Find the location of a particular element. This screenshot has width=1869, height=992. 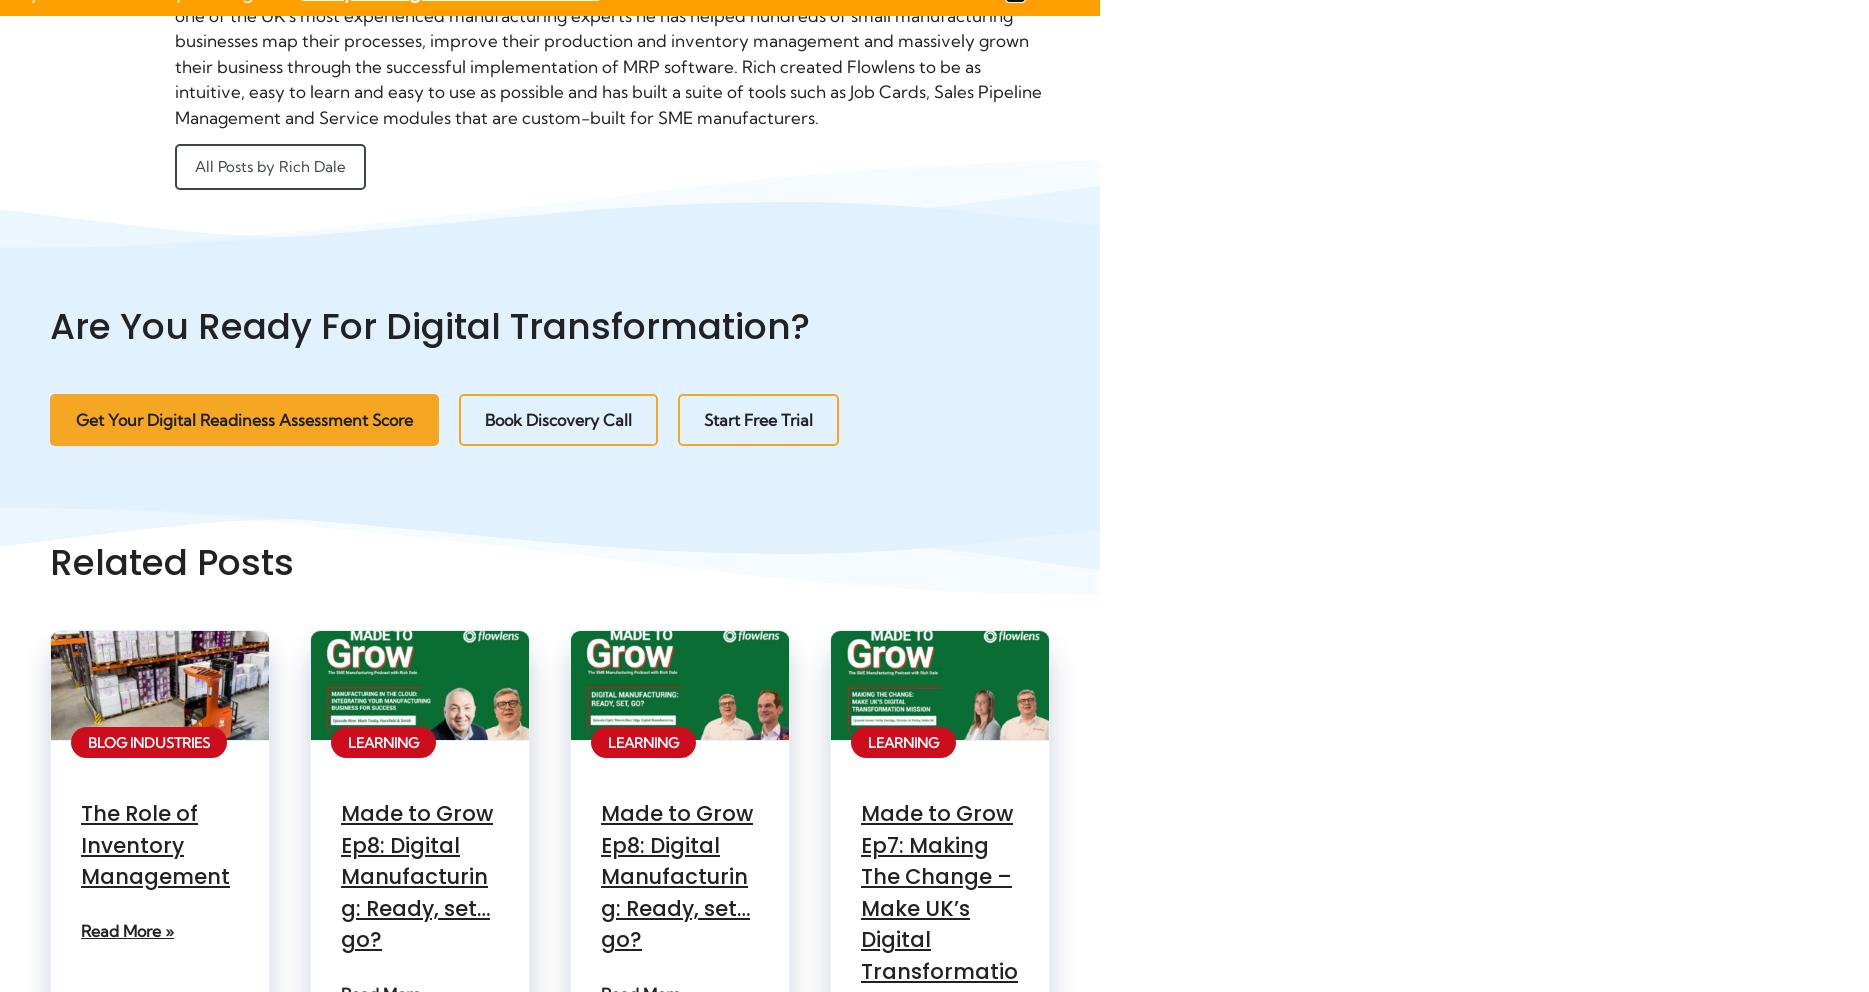

'Get Your Digital Readiness Assessment Score' is located at coordinates (243, 419).